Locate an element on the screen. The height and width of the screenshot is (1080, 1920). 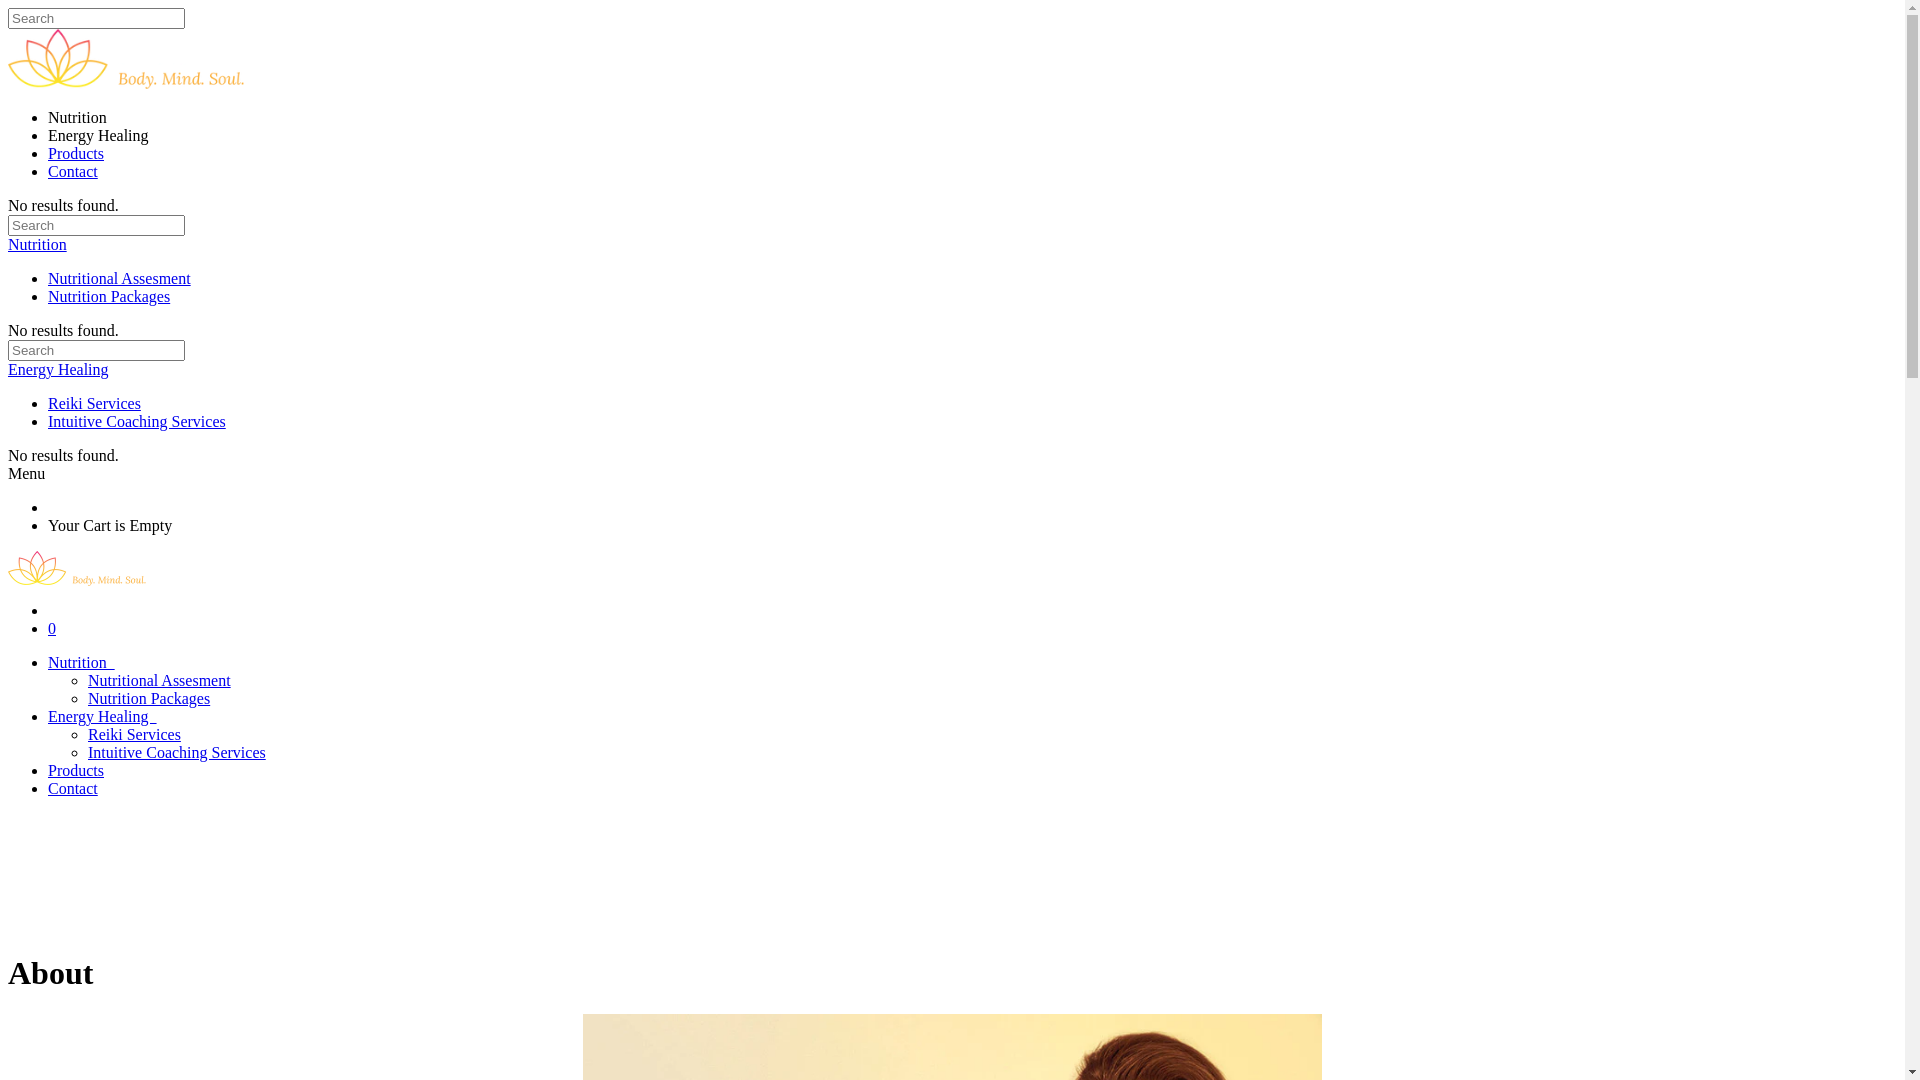
'Products' is located at coordinates (76, 152).